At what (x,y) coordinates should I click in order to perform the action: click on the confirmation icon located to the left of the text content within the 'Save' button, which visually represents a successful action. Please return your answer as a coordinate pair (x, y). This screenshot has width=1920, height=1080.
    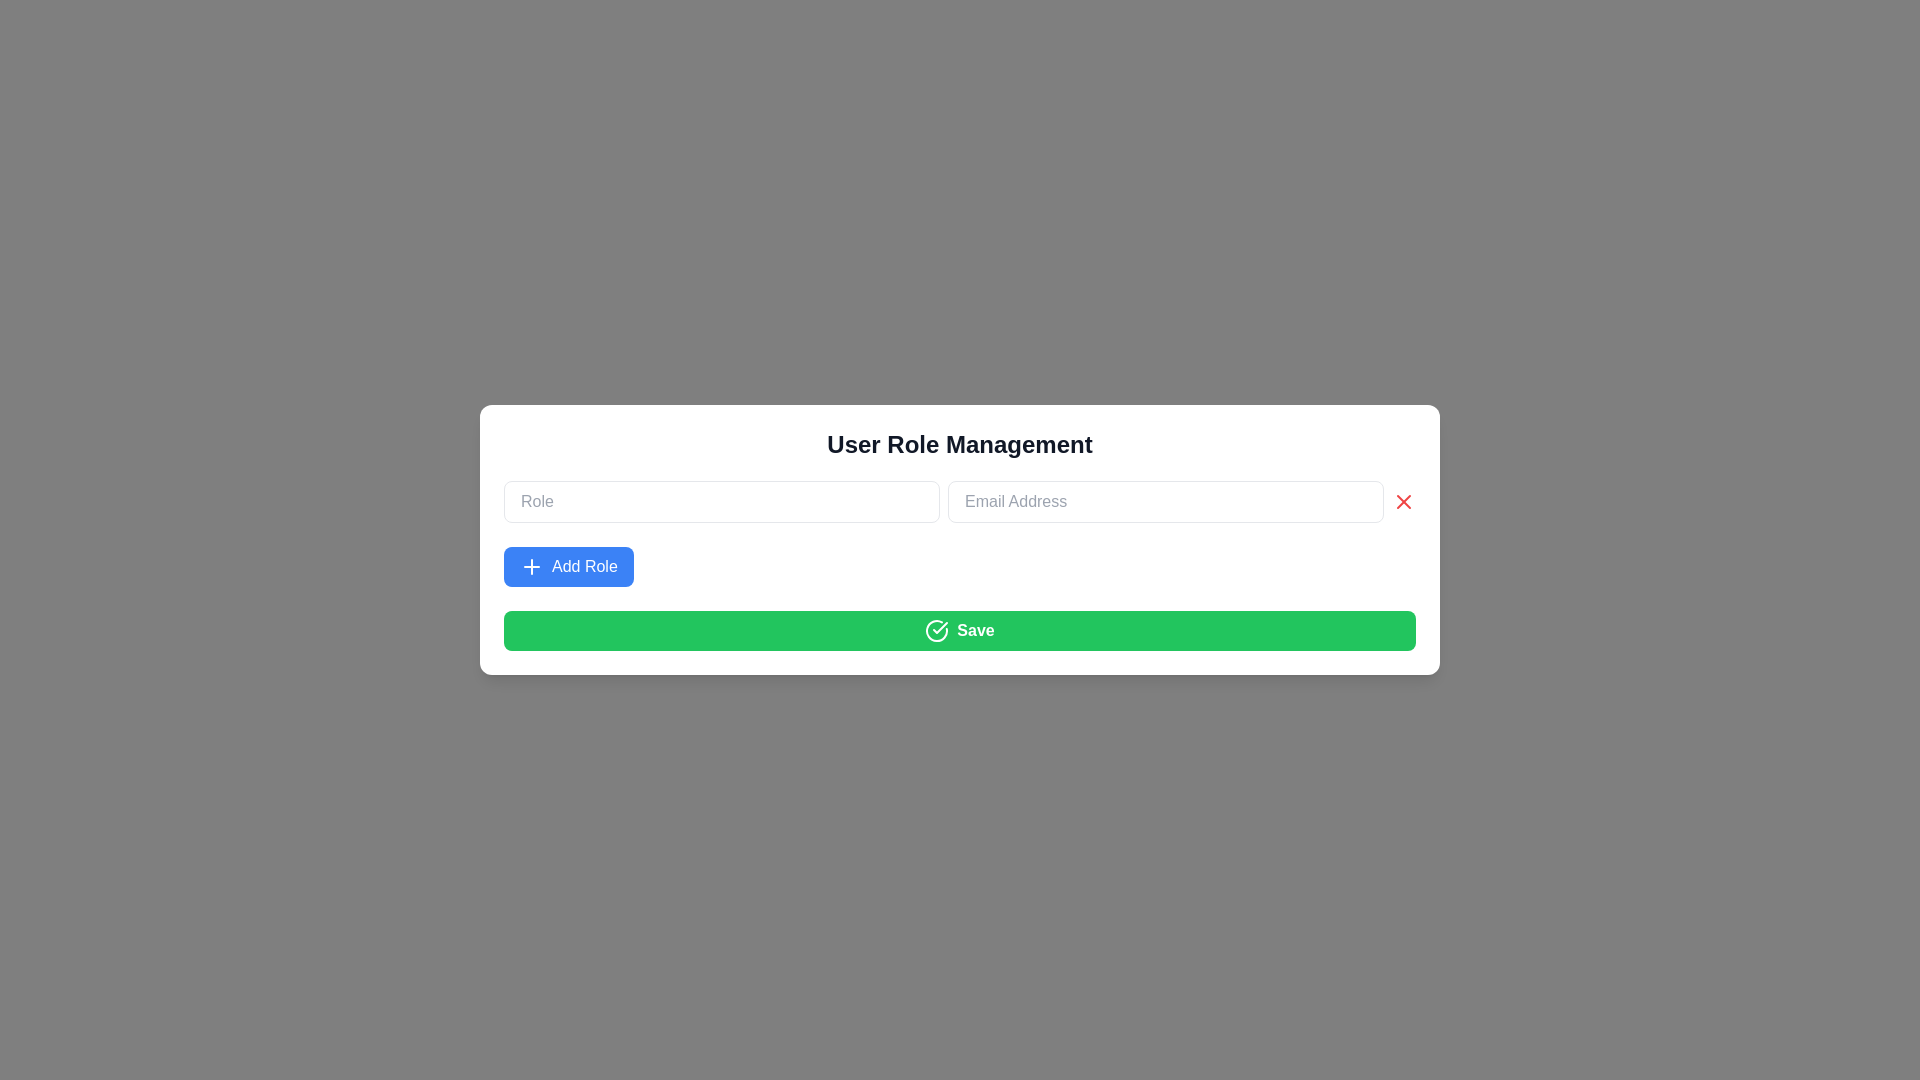
    Looking at the image, I should click on (936, 631).